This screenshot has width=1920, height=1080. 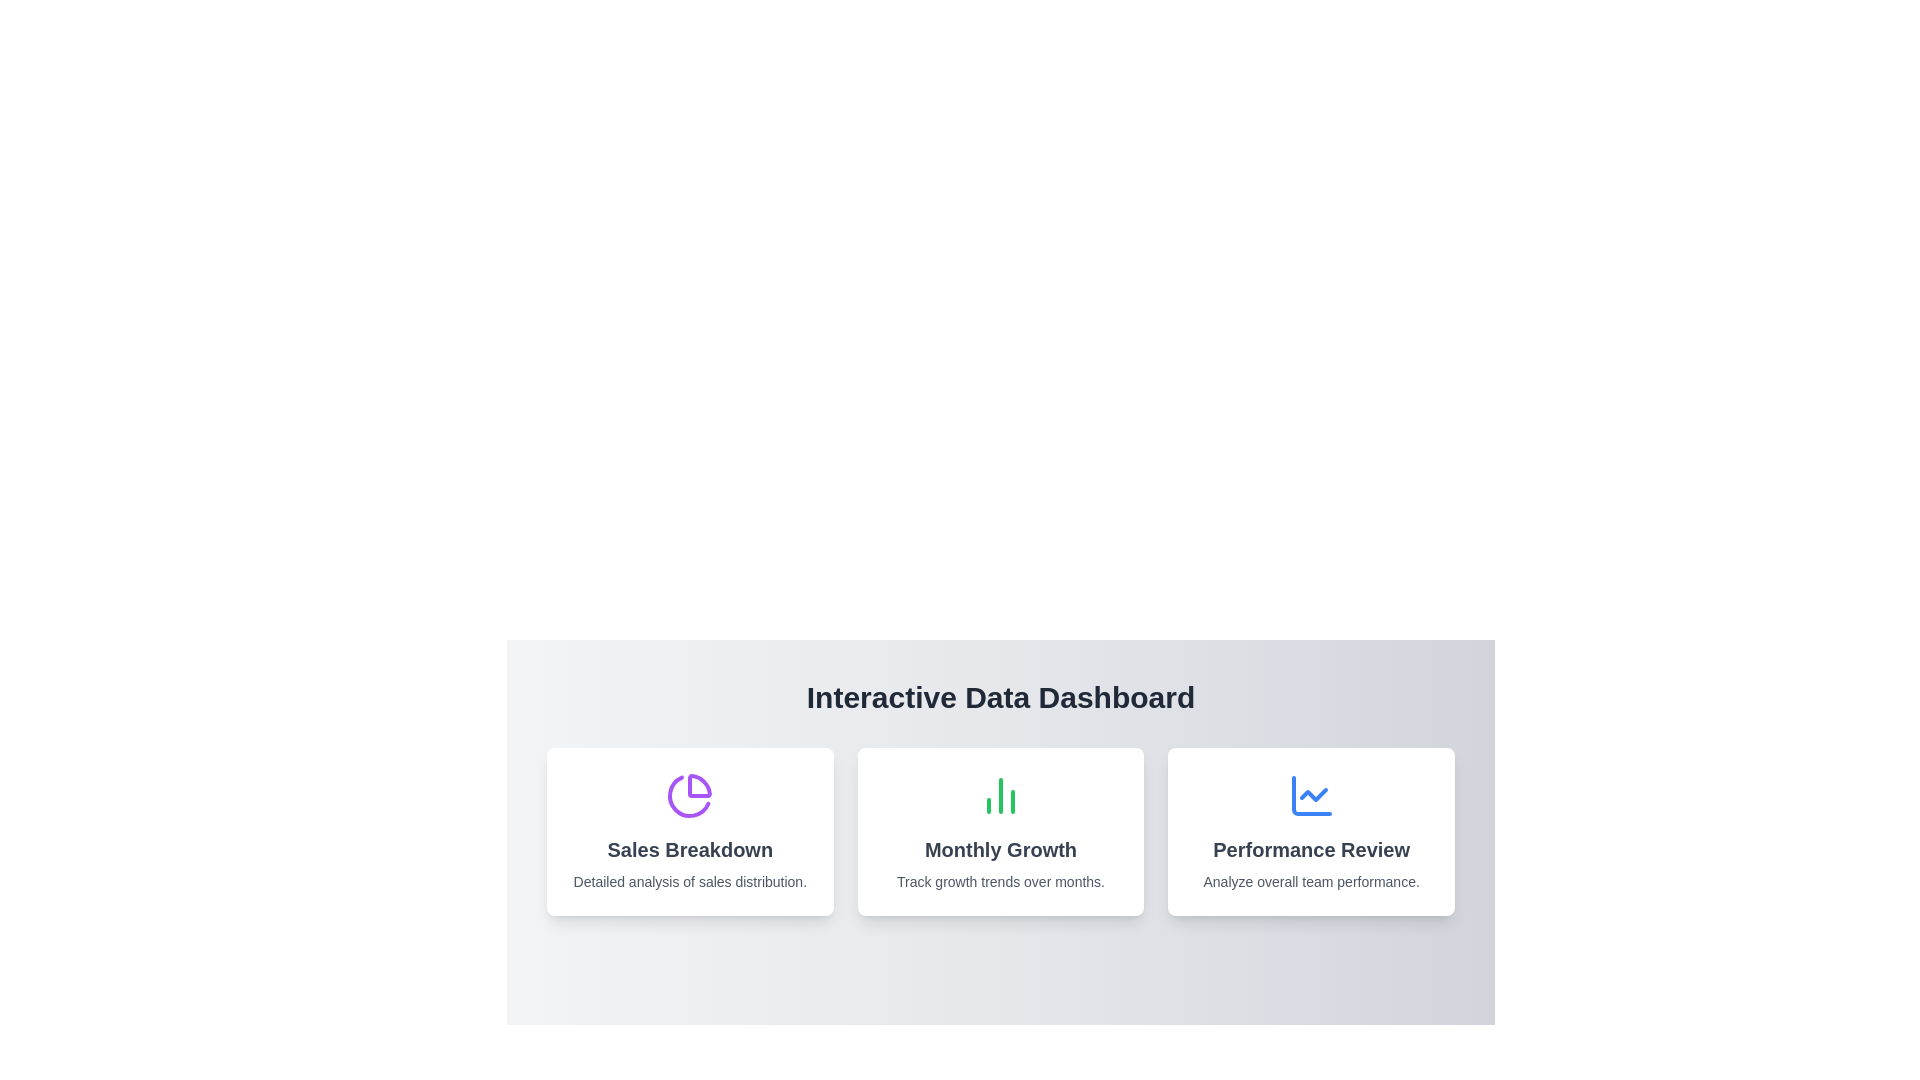 What do you see at coordinates (1001, 697) in the screenshot?
I see `the primary heading element located at the top center of the interface, which identifies the purpose of the displayed dashboard` at bounding box center [1001, 697].